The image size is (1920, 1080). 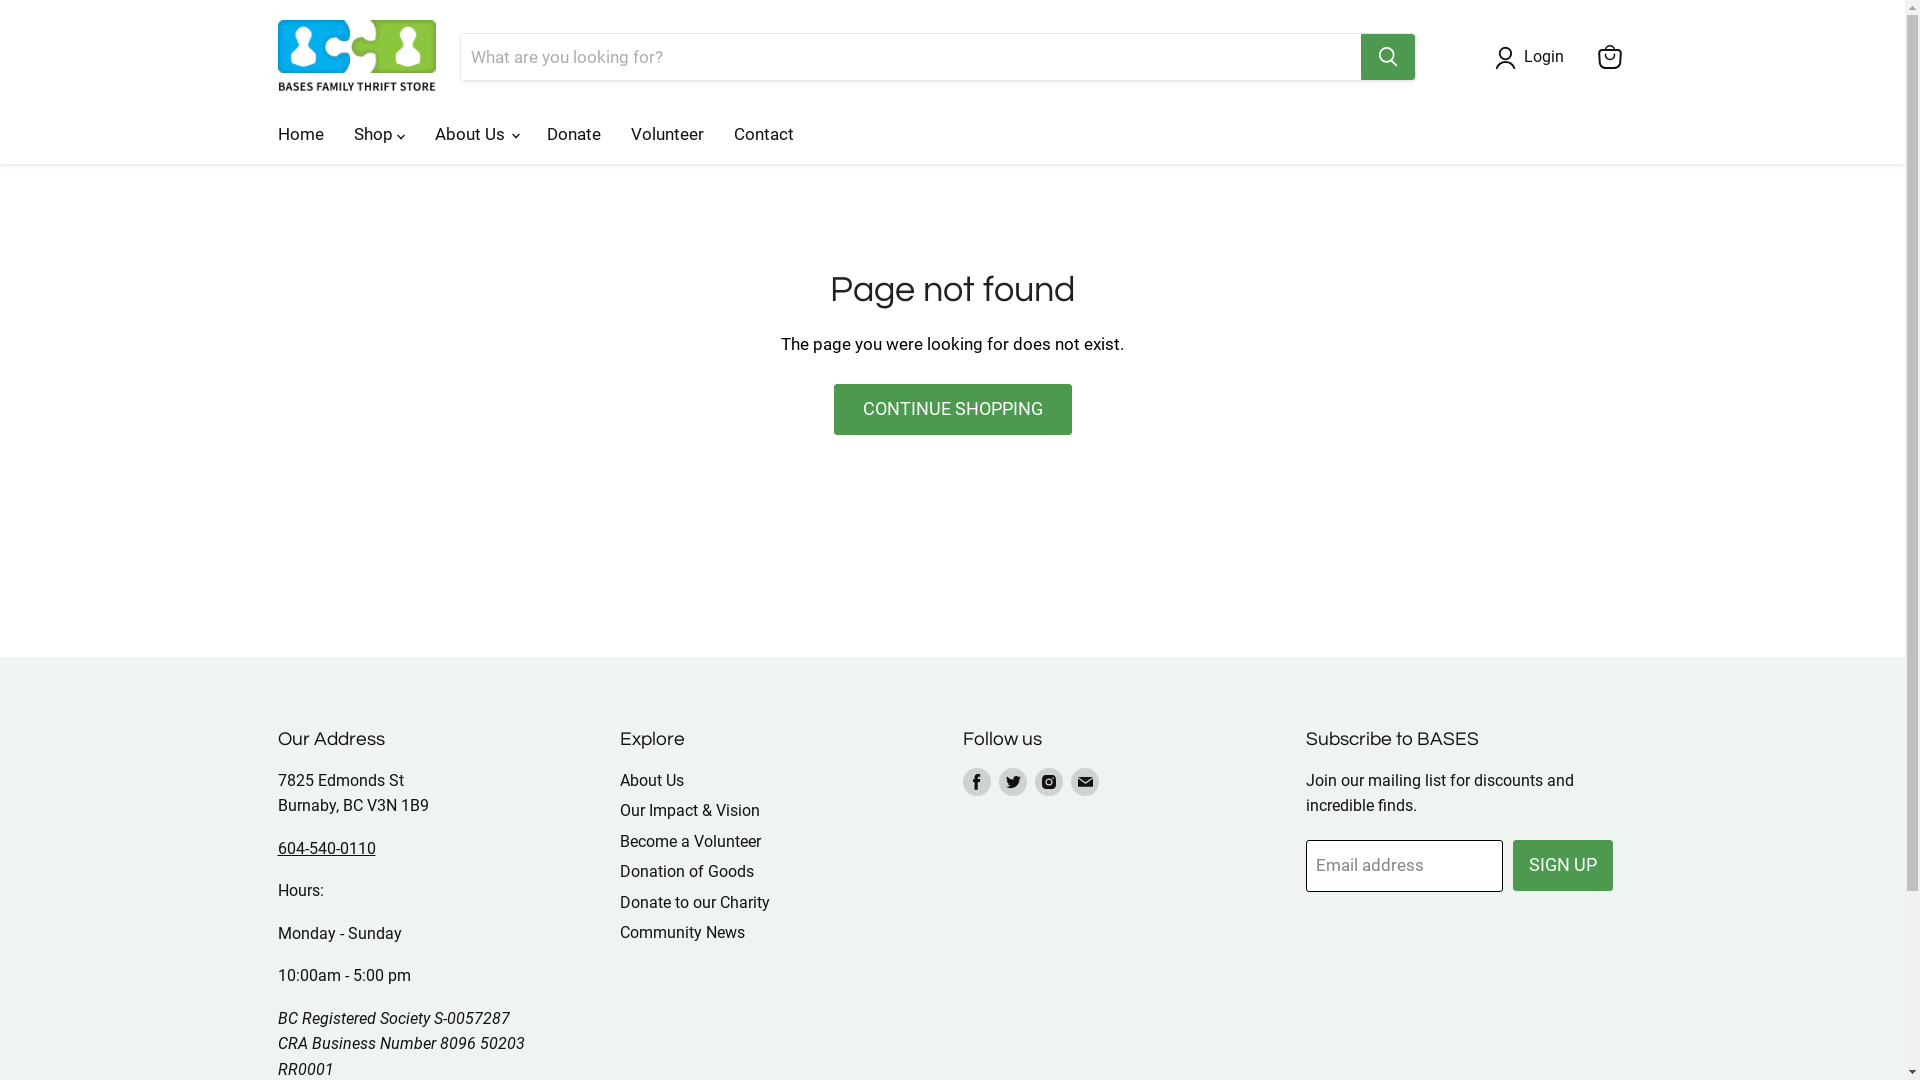 What do you see at coordinates (618, 932) in the screenshot?
I see `'Community News'` at bounding box center [618, 932].